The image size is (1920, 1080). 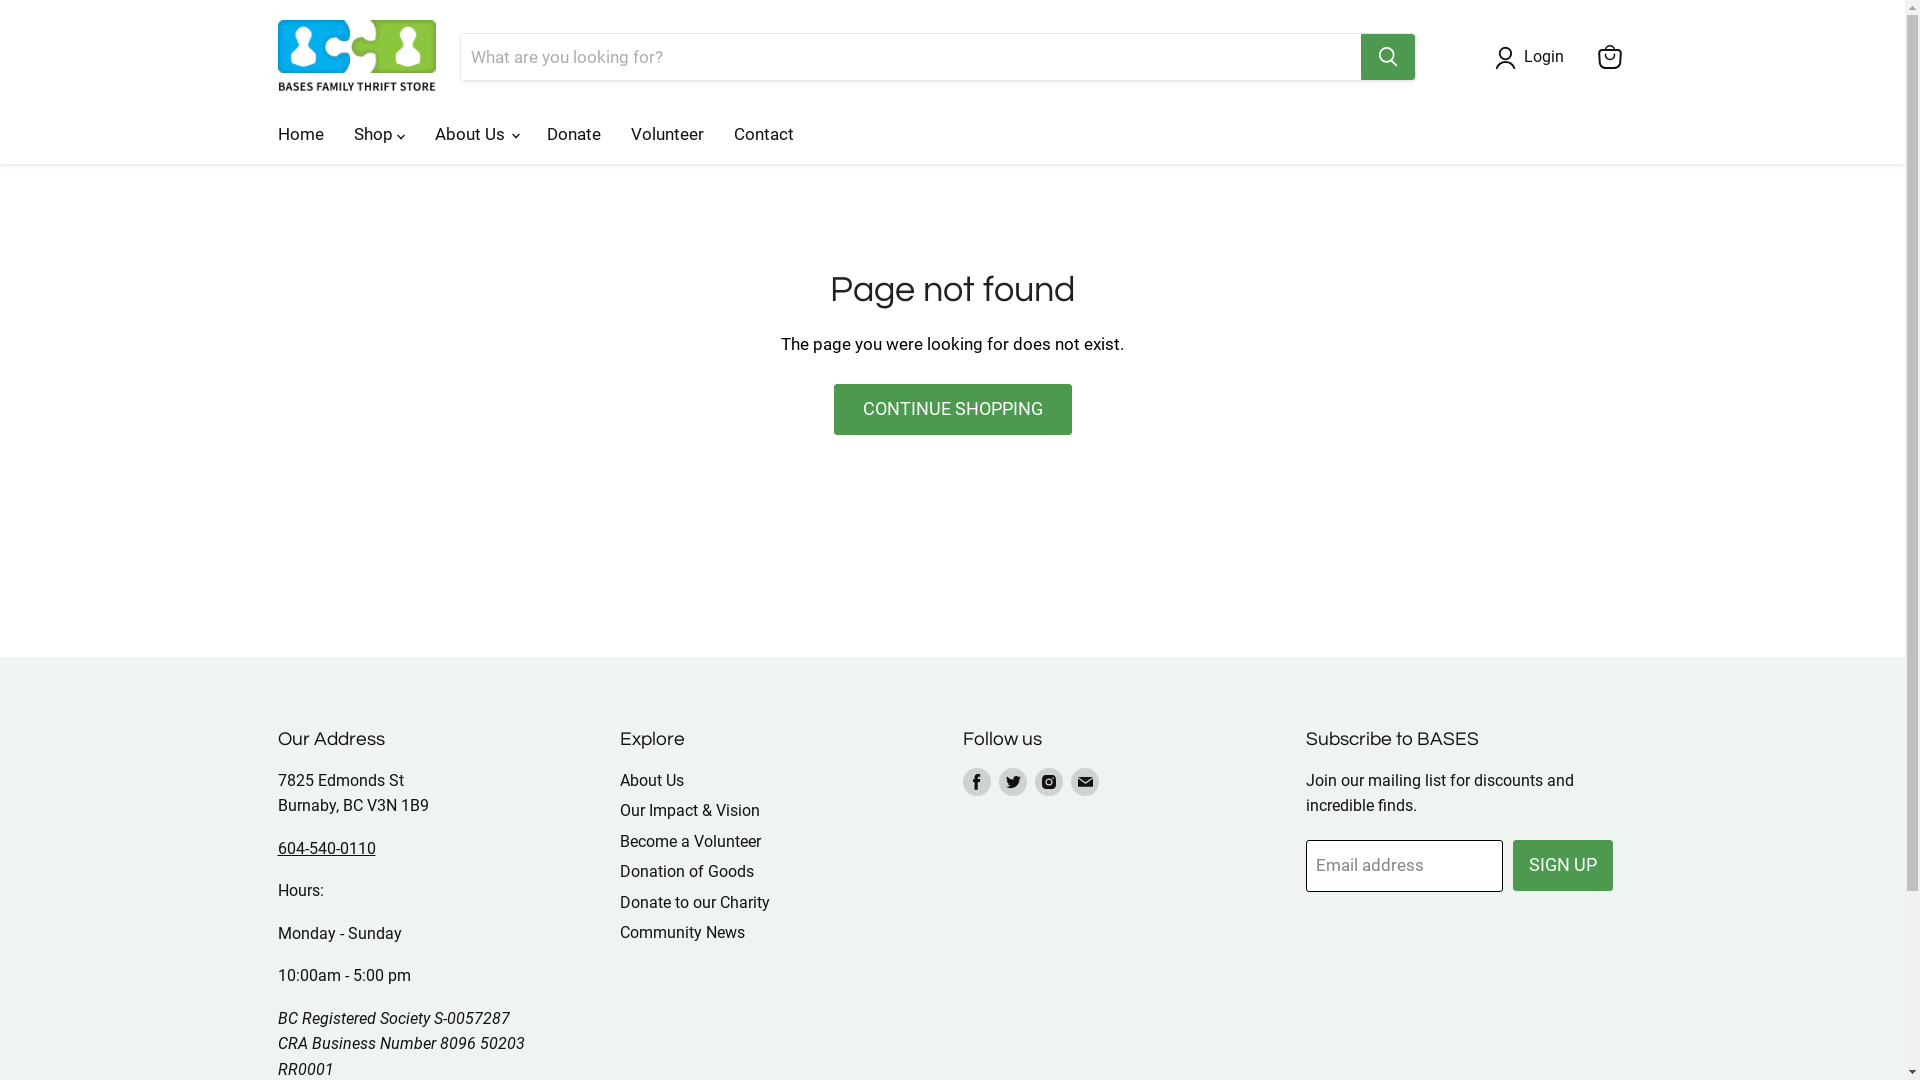 What do you see at coordinates (618, 932) in the screenshot?
I see `'Community News'` at bounding box center [618, 932].